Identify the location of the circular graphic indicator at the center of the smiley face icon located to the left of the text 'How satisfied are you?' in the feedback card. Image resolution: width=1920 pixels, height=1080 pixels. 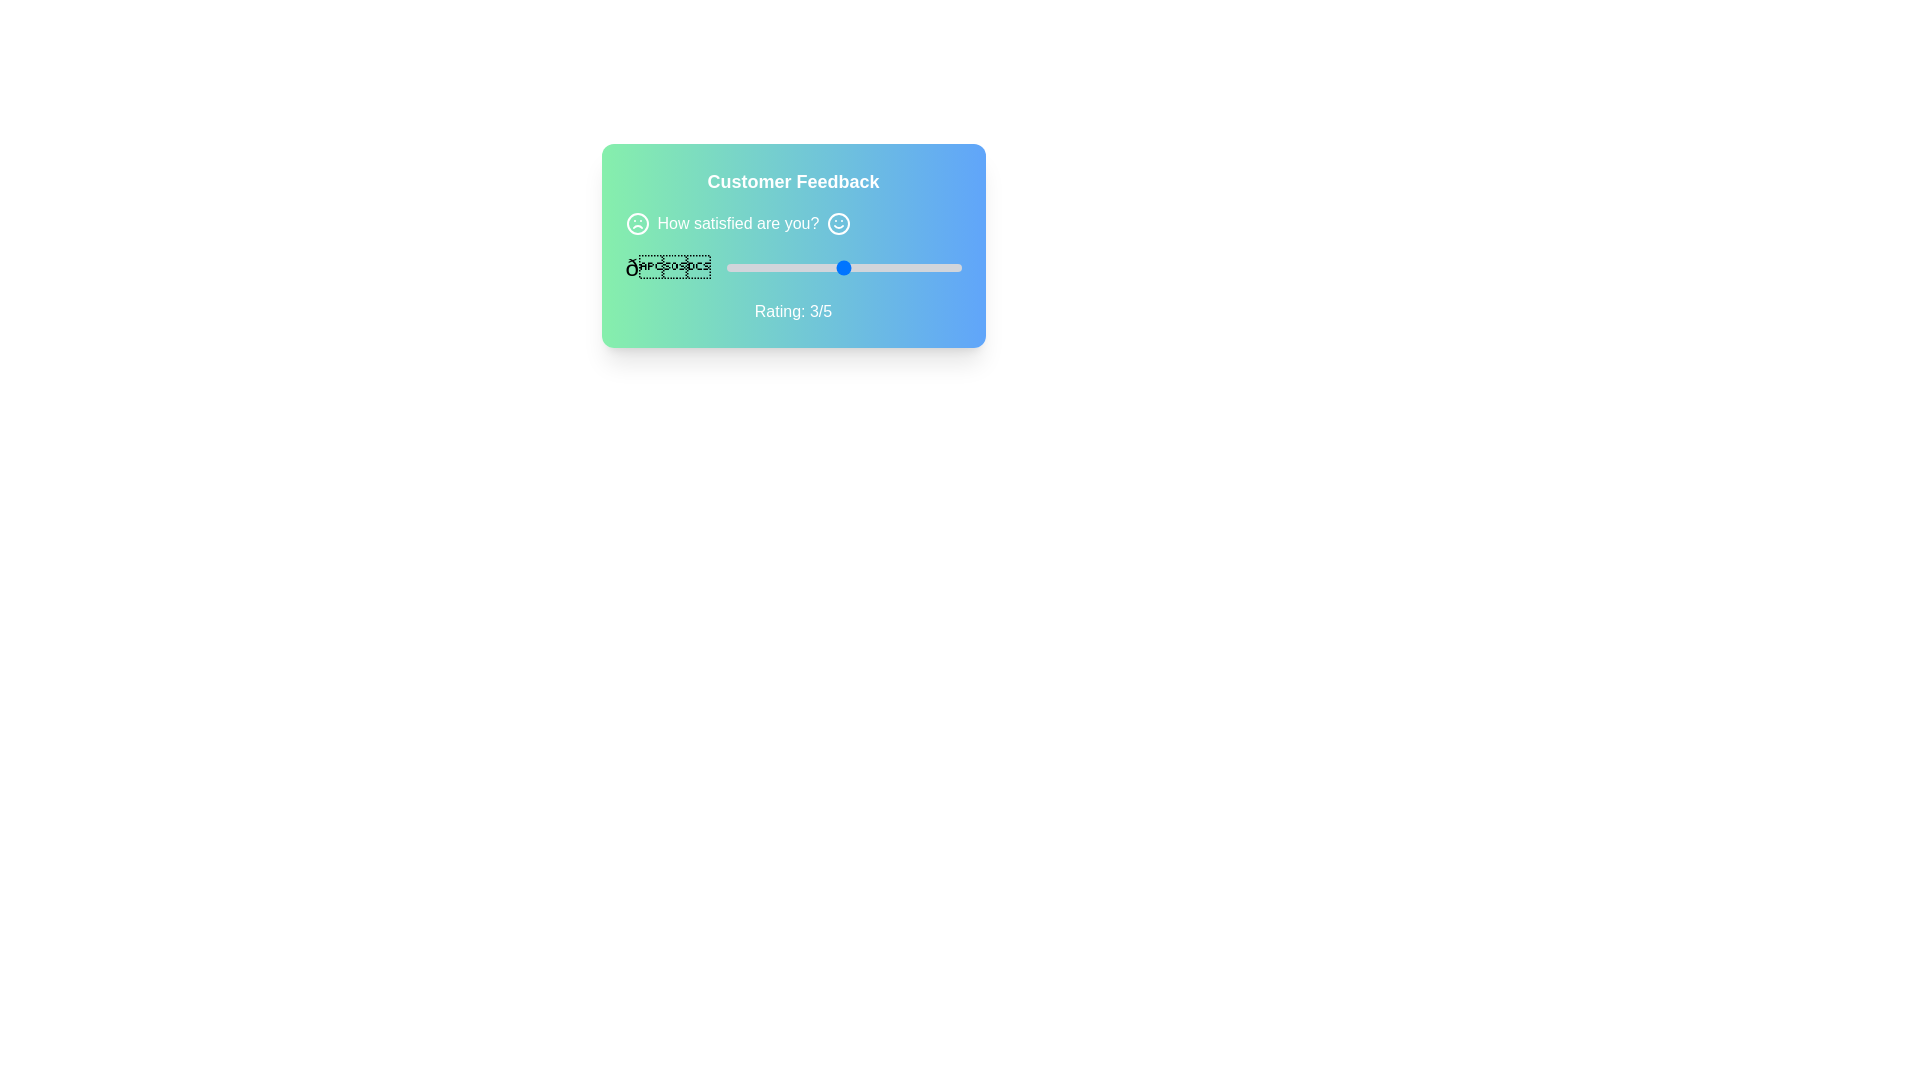
(839, 223).